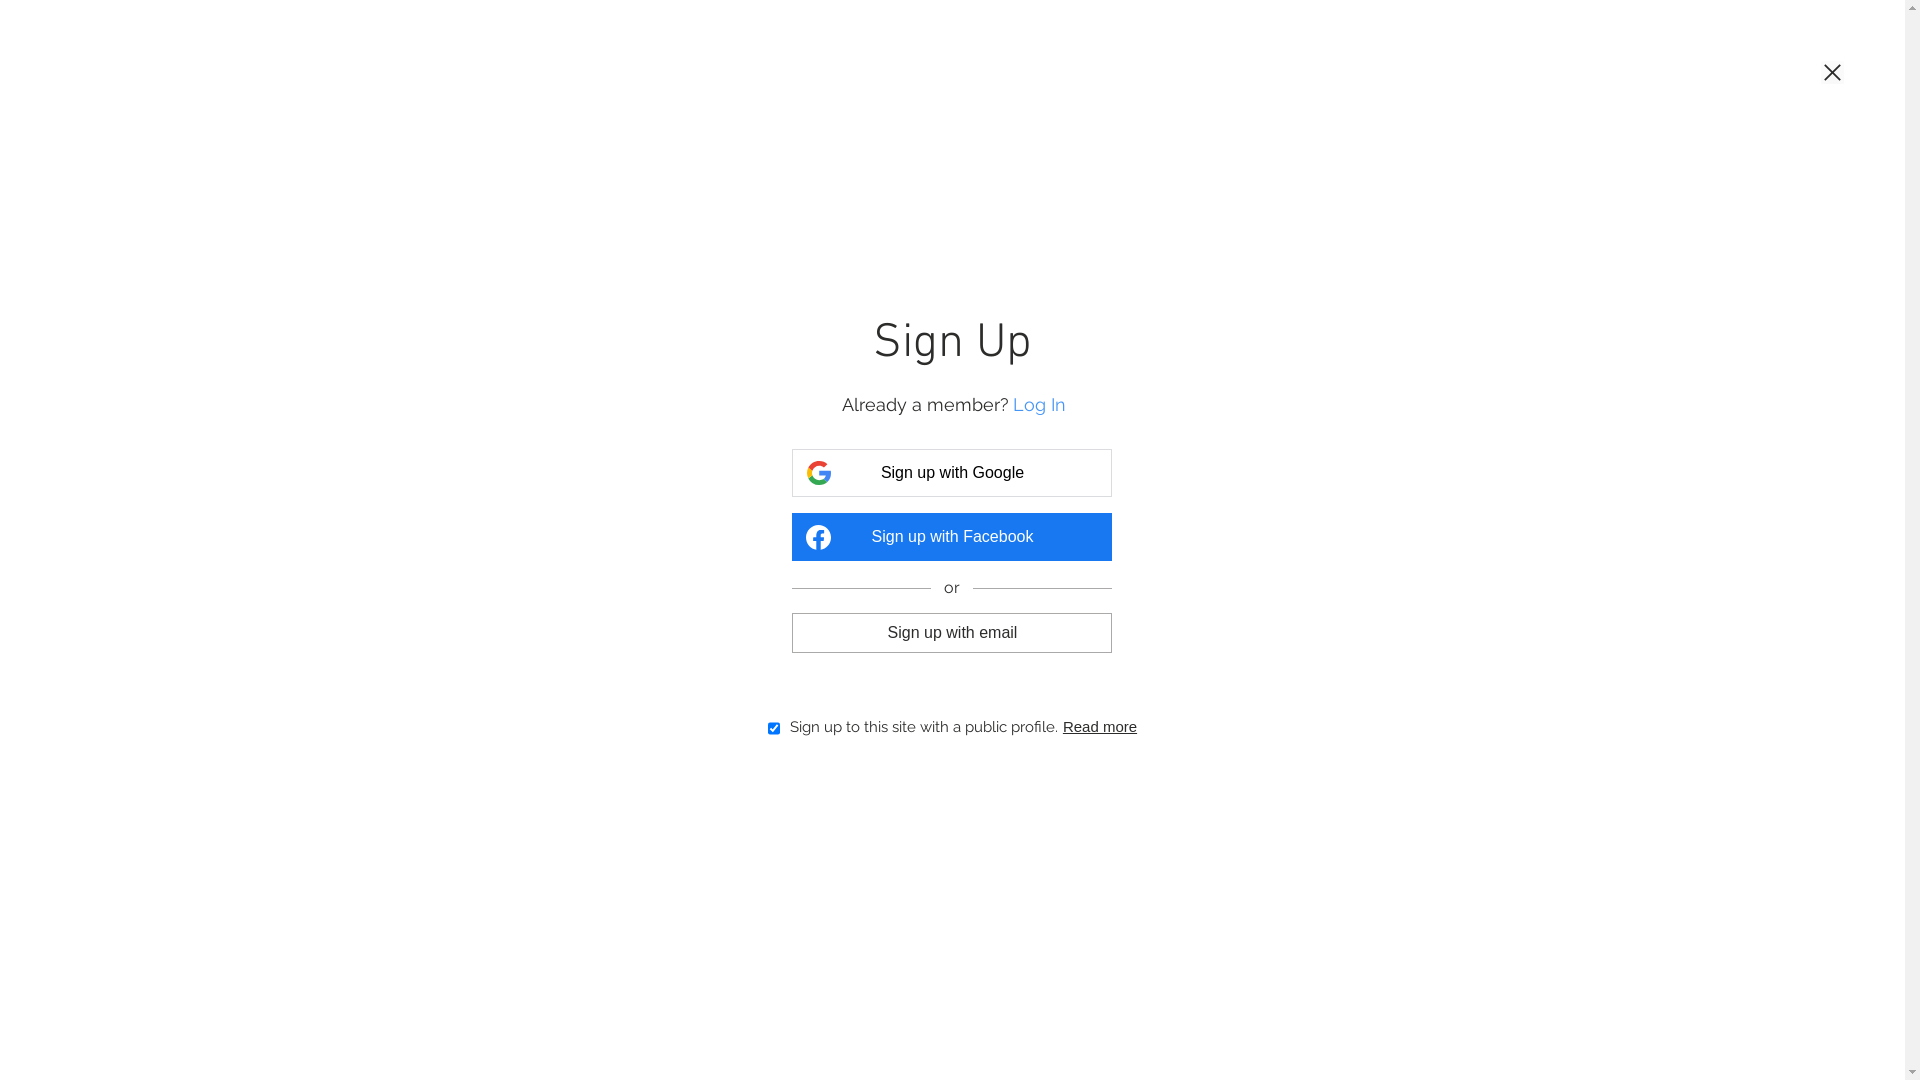  What do you see at coordinates (1098, 726) in the screenshot?
I see `'Read more'` at bounding box center [1098, 726].